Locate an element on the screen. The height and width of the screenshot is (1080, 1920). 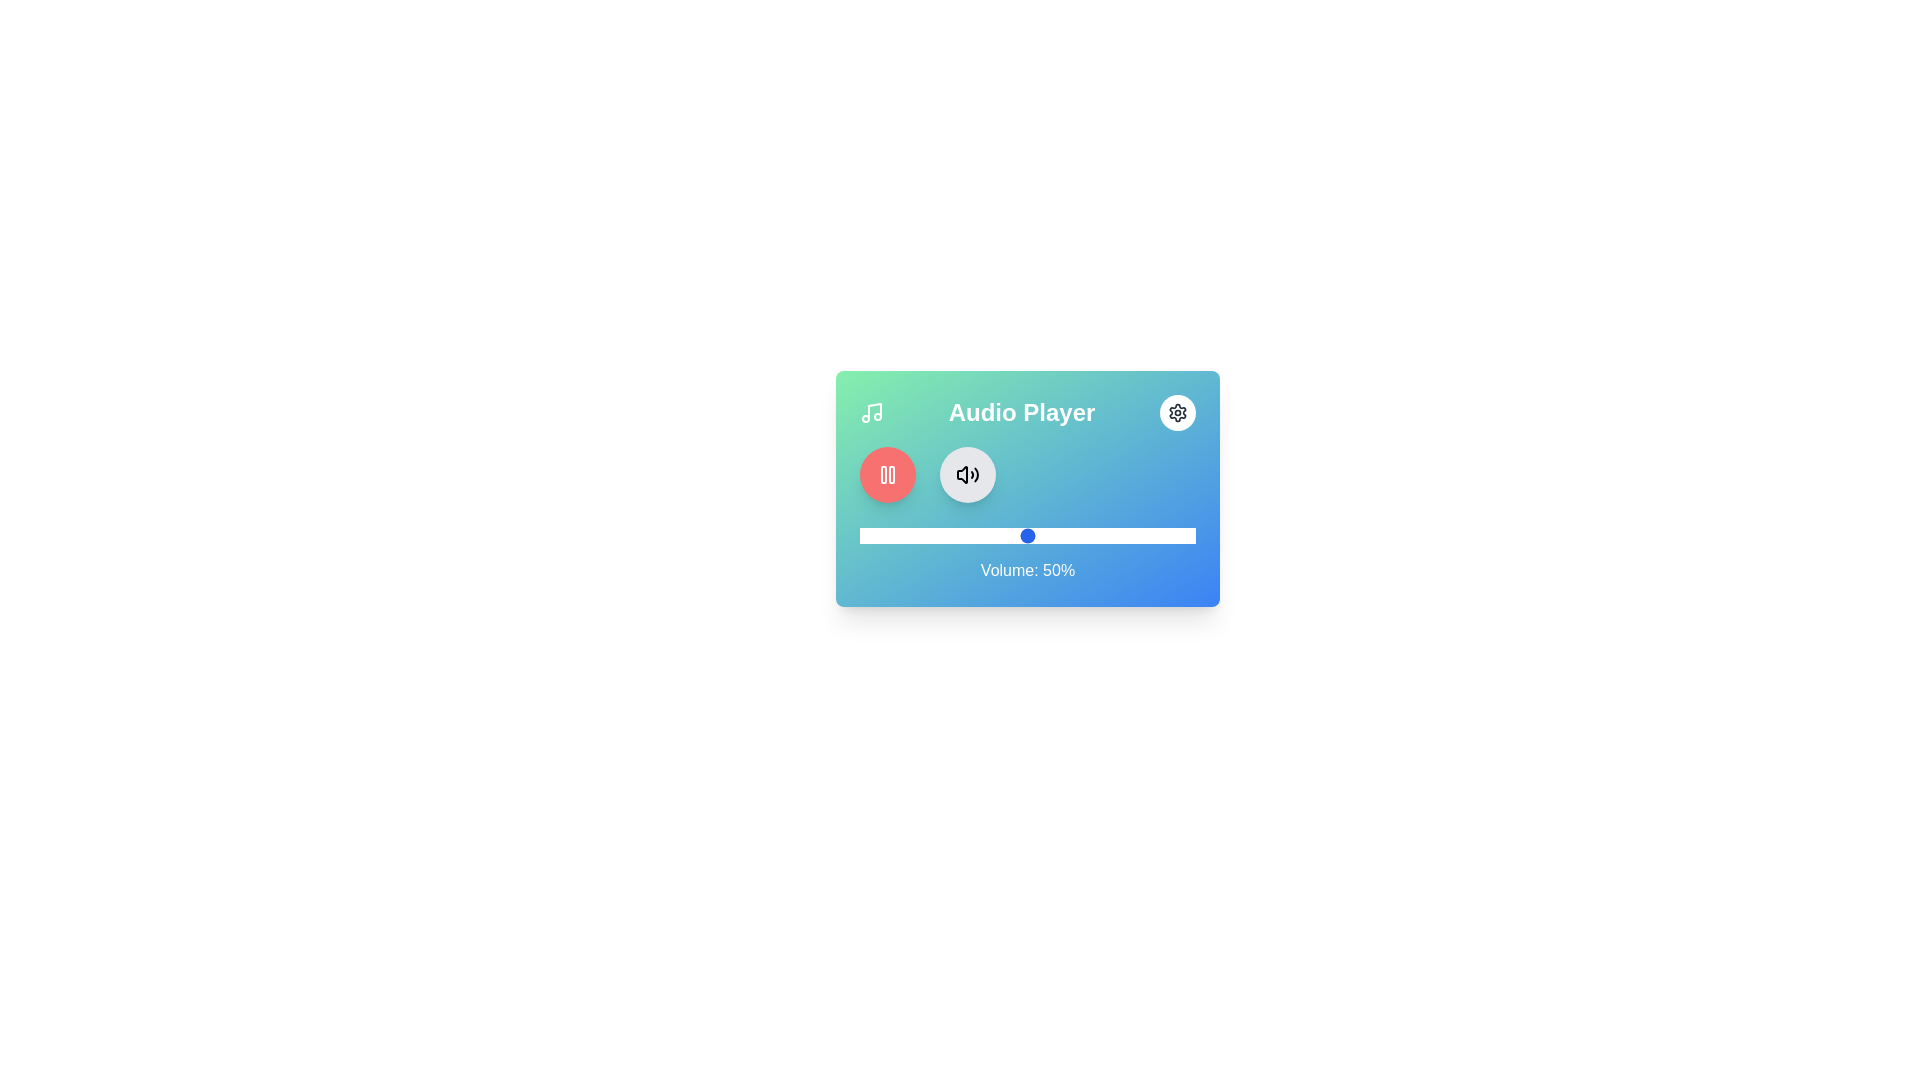
the right vertical rectangle of the pause icon within the media player control panel is located at coordinates (891, 474).